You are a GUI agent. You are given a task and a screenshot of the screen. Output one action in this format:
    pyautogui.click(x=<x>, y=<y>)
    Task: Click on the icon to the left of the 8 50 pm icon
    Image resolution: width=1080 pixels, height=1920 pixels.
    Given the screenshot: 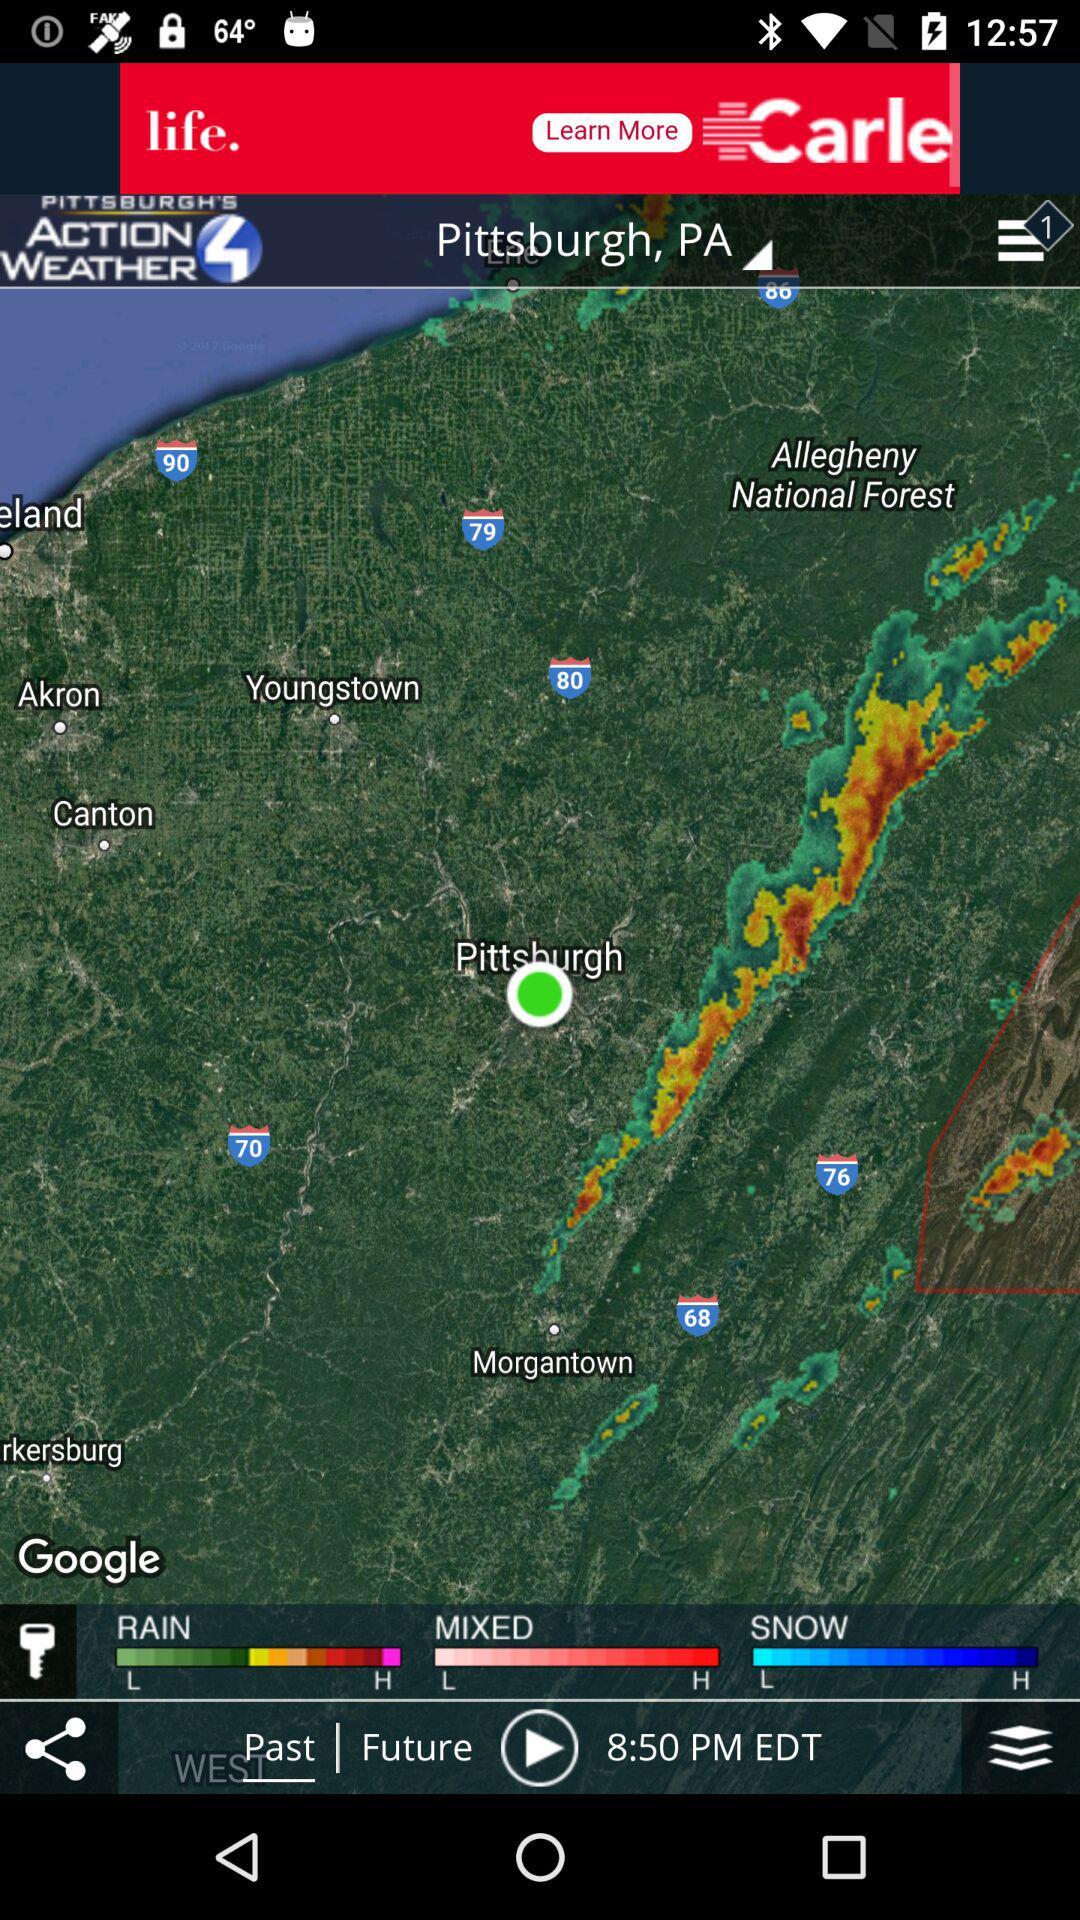 What is the action you would take?
    pyautogui.click(x=538, y=1746)
    